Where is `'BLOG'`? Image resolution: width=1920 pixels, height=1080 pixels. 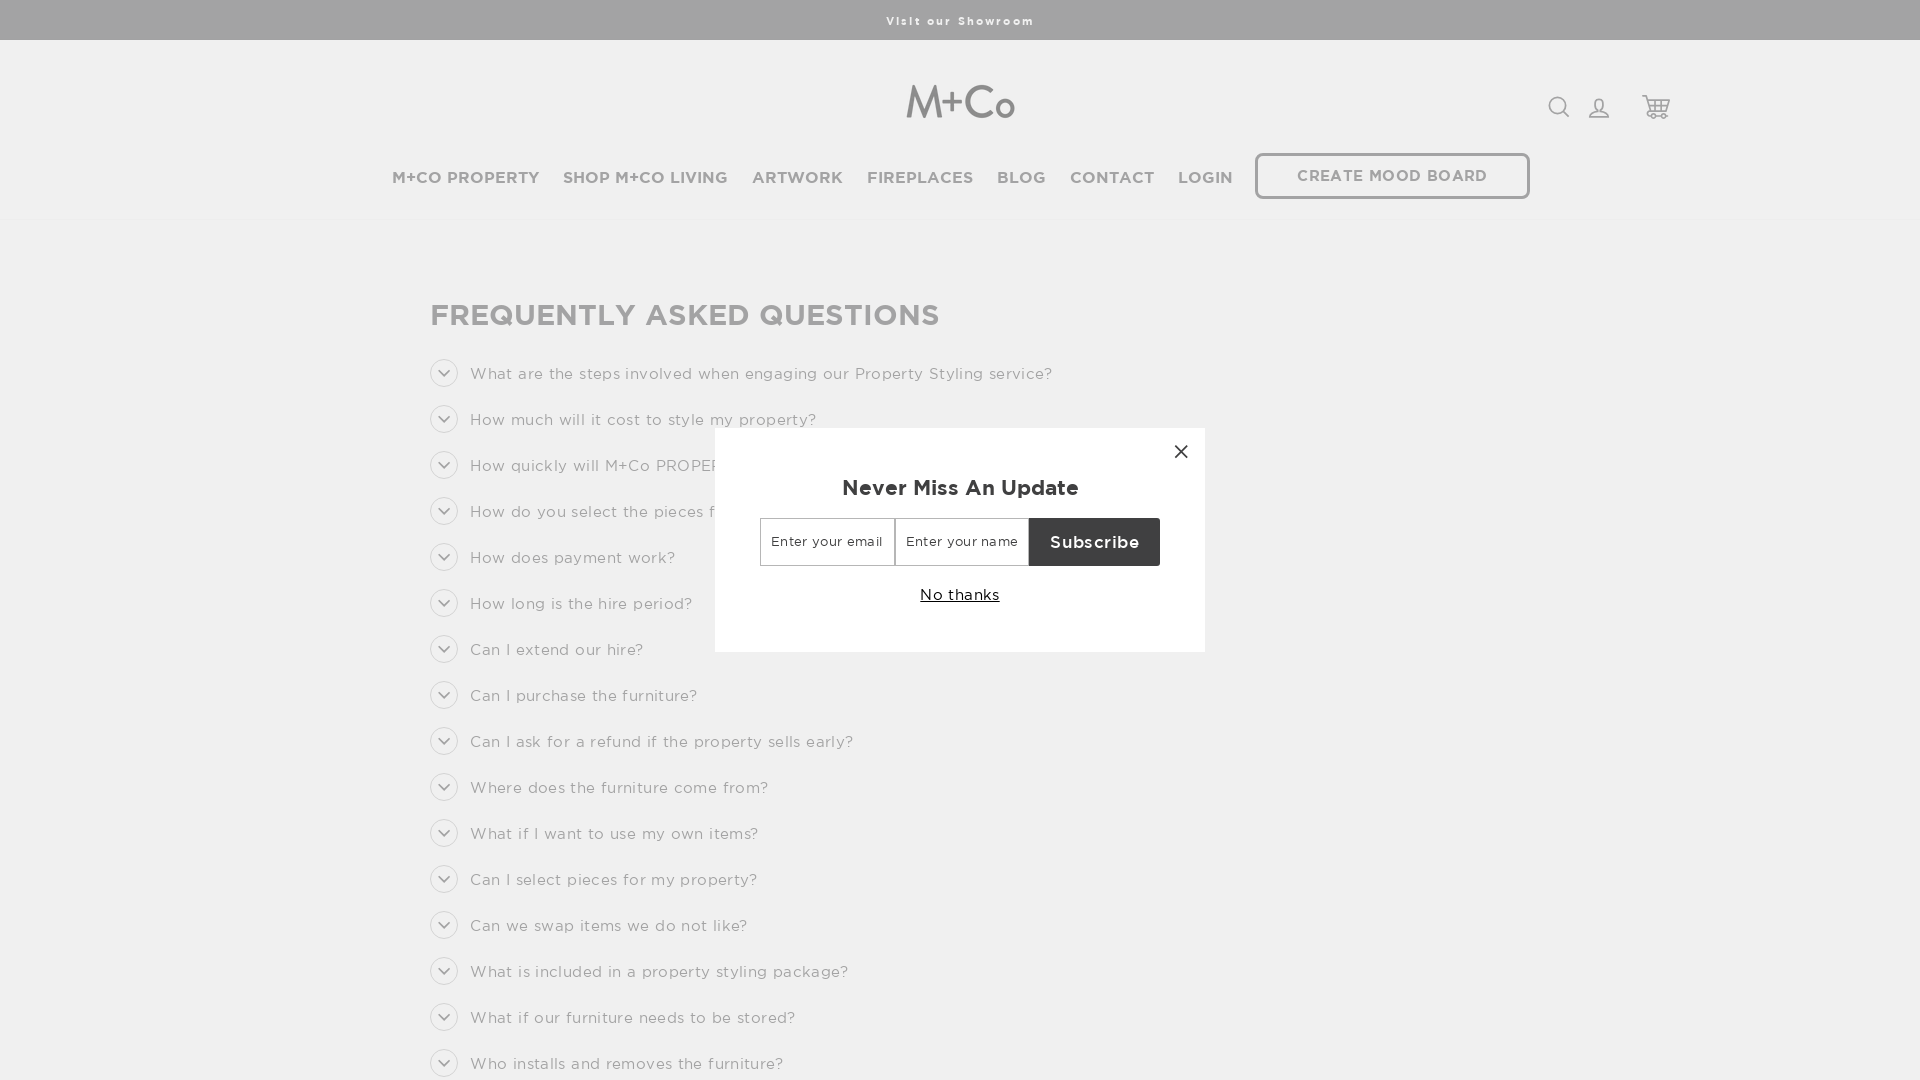
'BLOG' is located at coordinates (1021, 176).